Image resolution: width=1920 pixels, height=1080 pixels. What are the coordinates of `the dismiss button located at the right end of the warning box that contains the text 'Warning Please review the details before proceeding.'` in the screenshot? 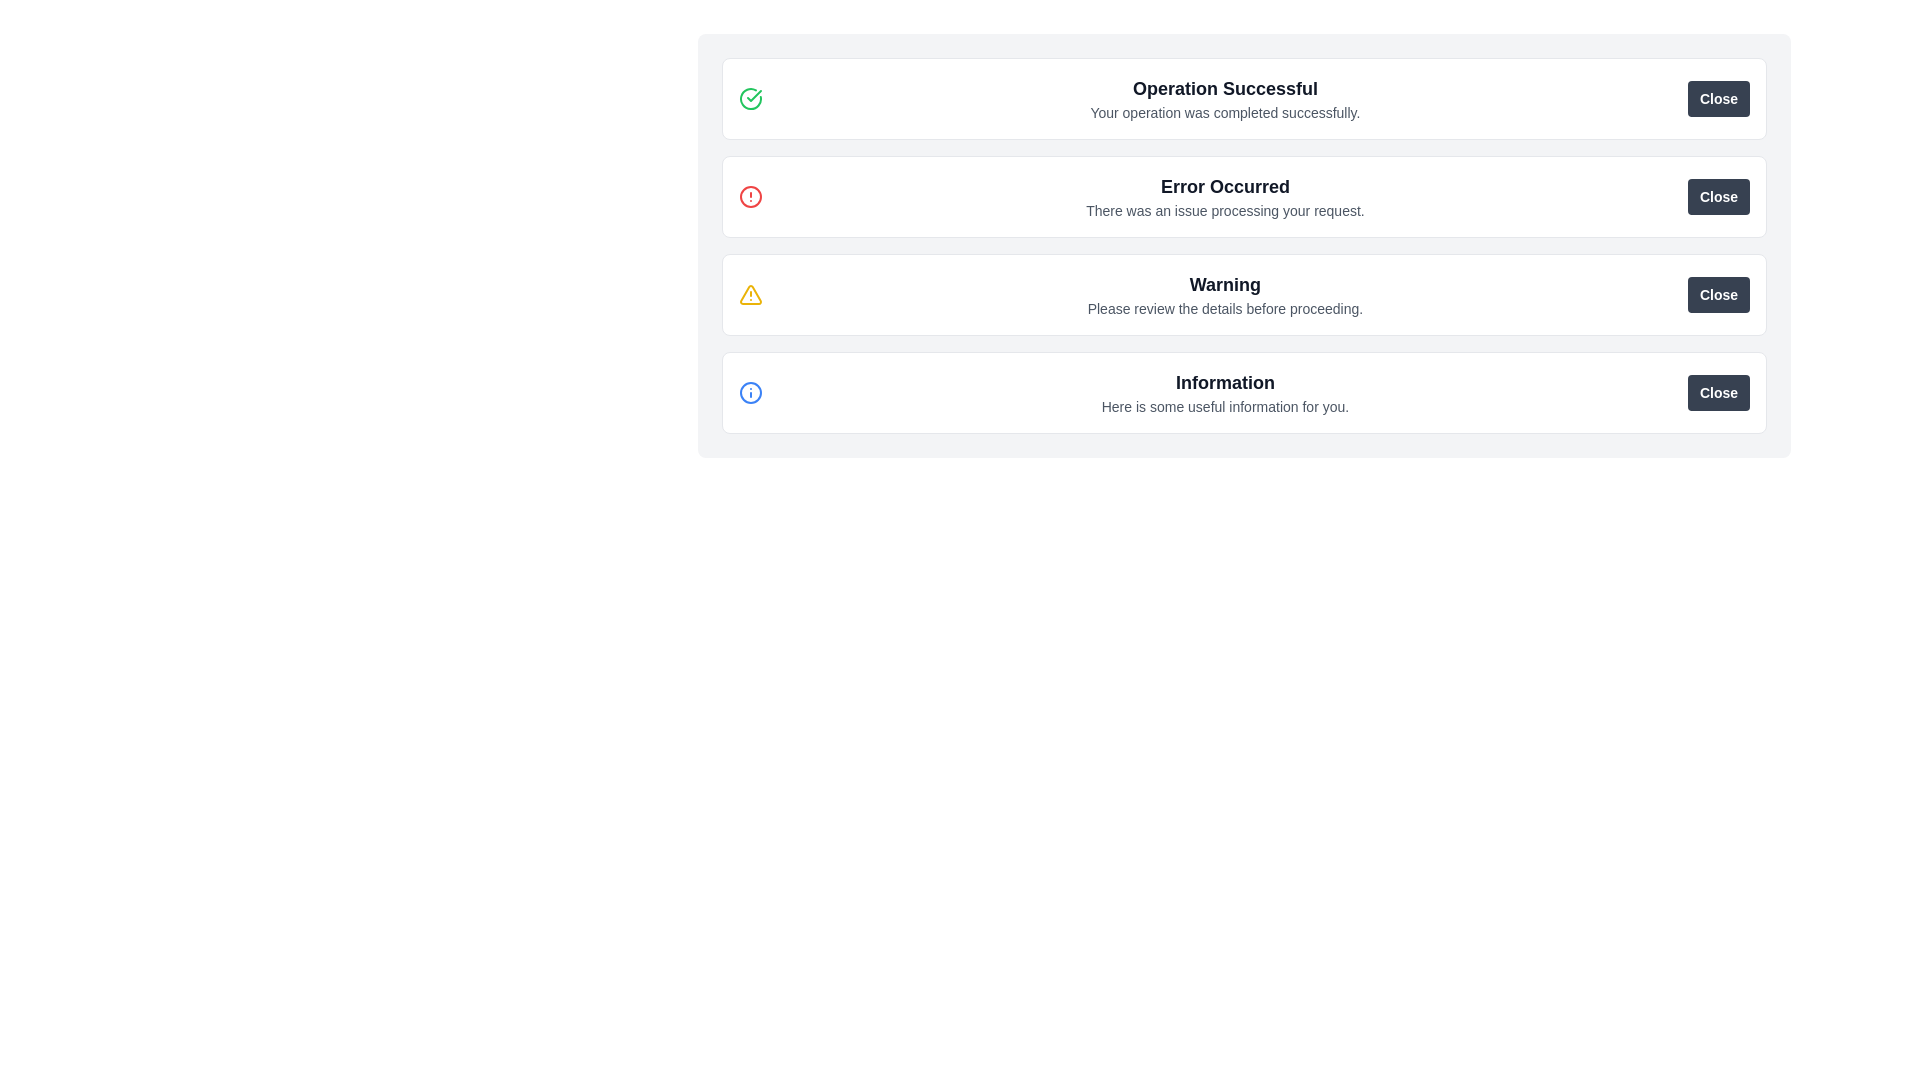 It's located at (1717, 294).